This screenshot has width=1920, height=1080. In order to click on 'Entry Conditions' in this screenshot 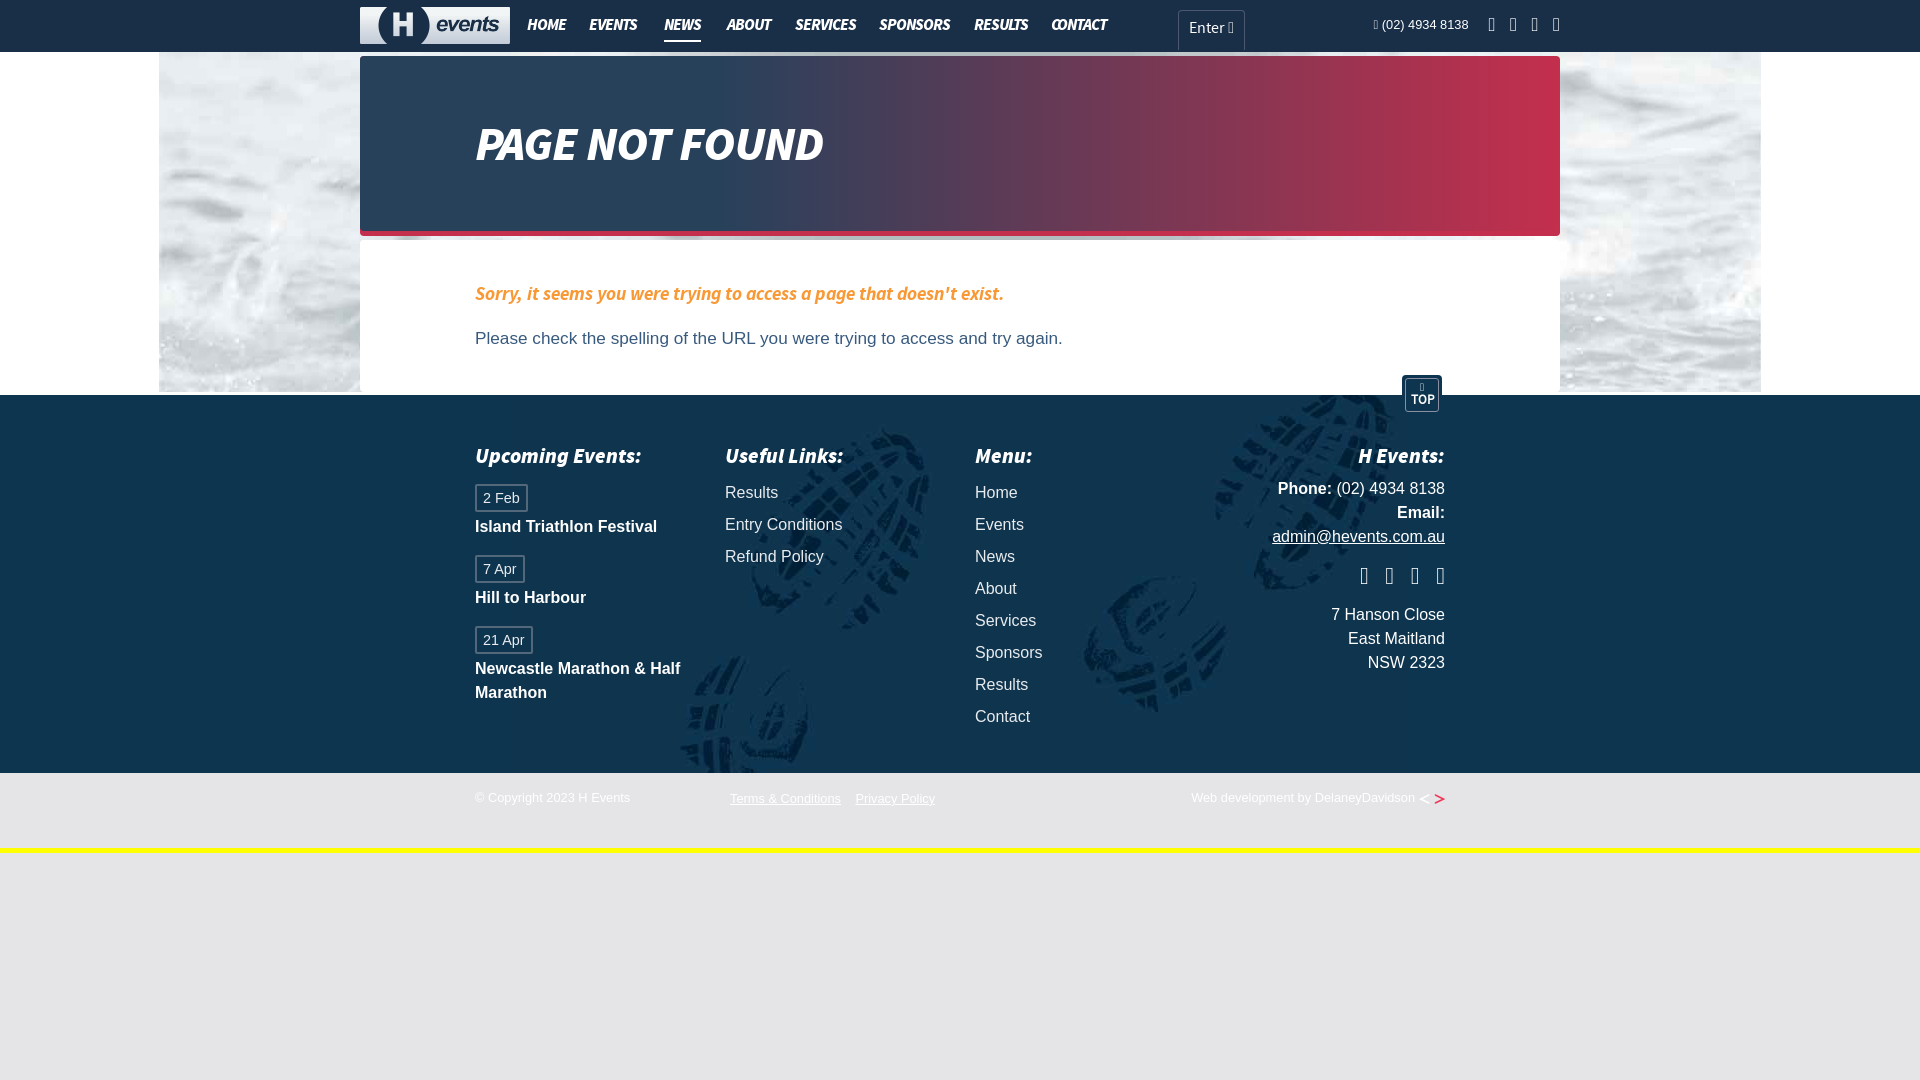, I will do `click(723, 523)`.